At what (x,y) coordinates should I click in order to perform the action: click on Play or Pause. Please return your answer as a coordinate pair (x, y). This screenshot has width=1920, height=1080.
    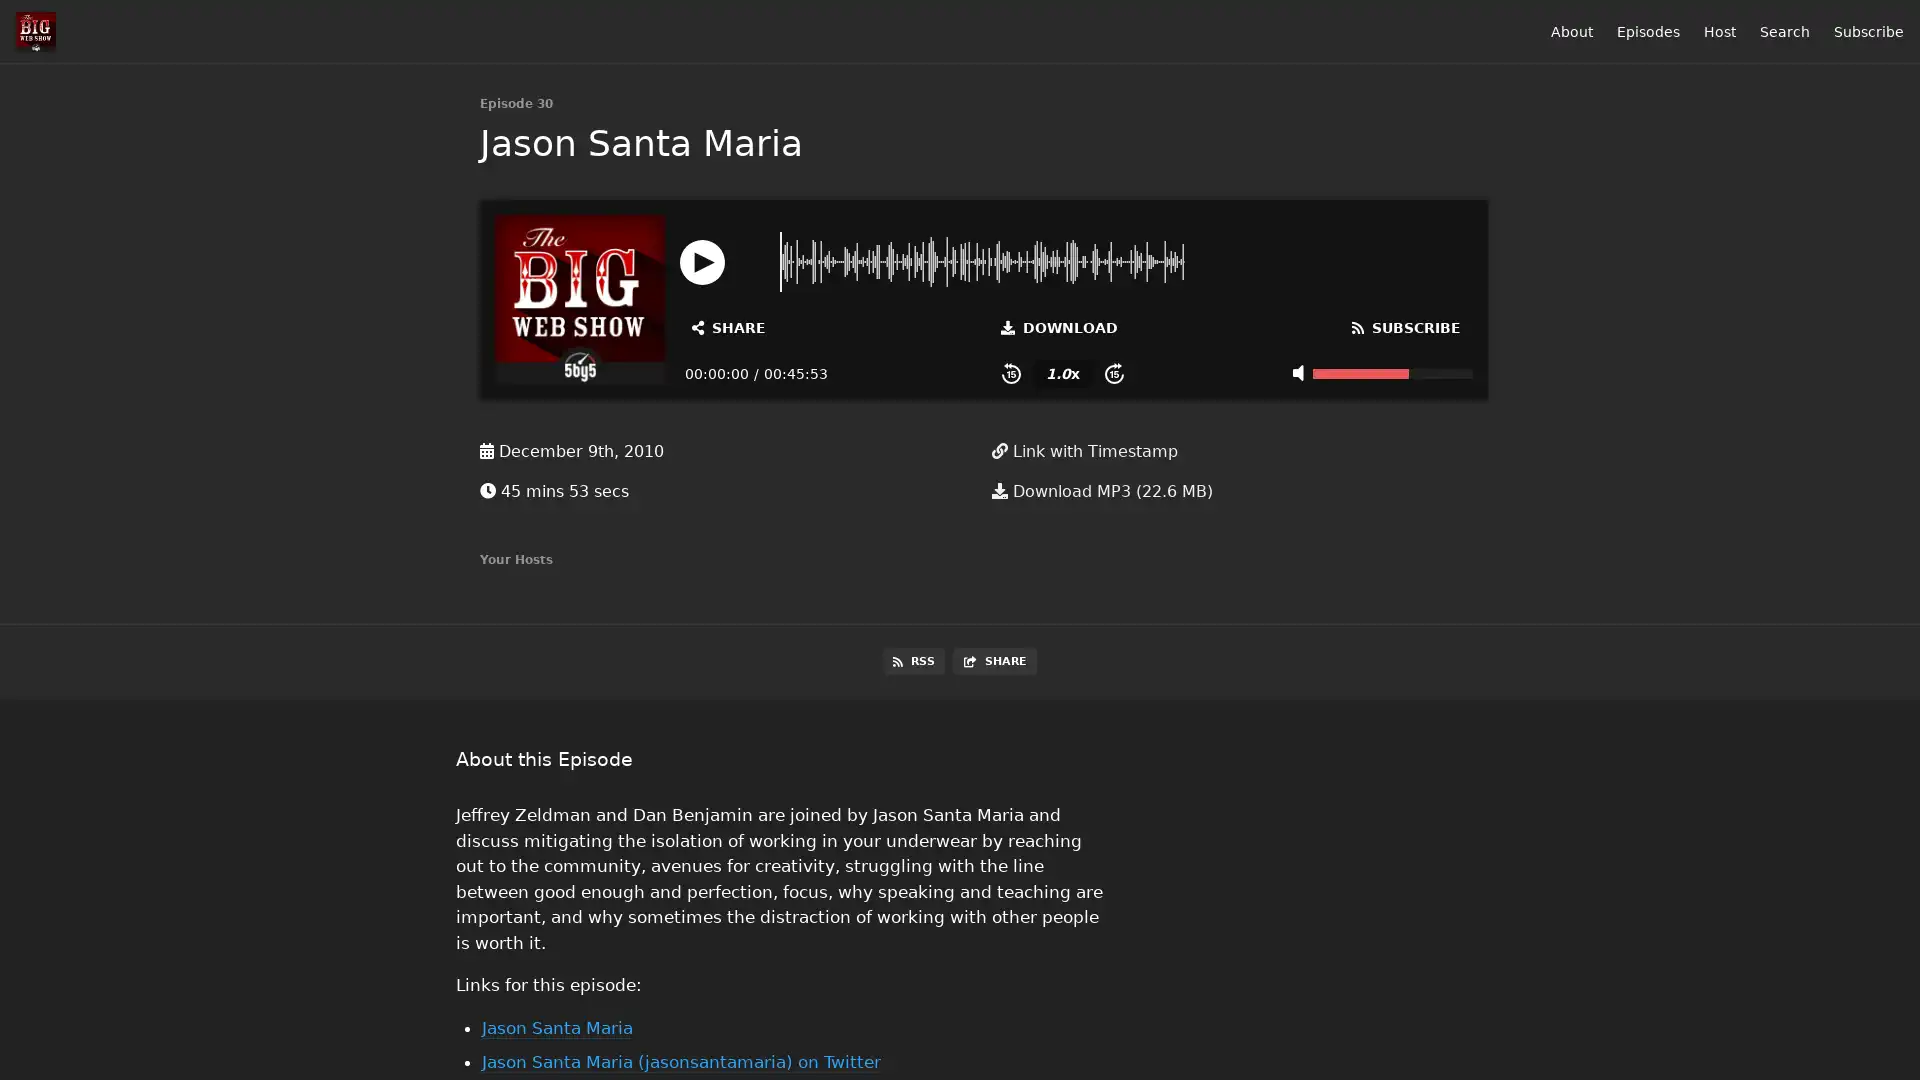
    Looking at the image, I should click on (702, 260).